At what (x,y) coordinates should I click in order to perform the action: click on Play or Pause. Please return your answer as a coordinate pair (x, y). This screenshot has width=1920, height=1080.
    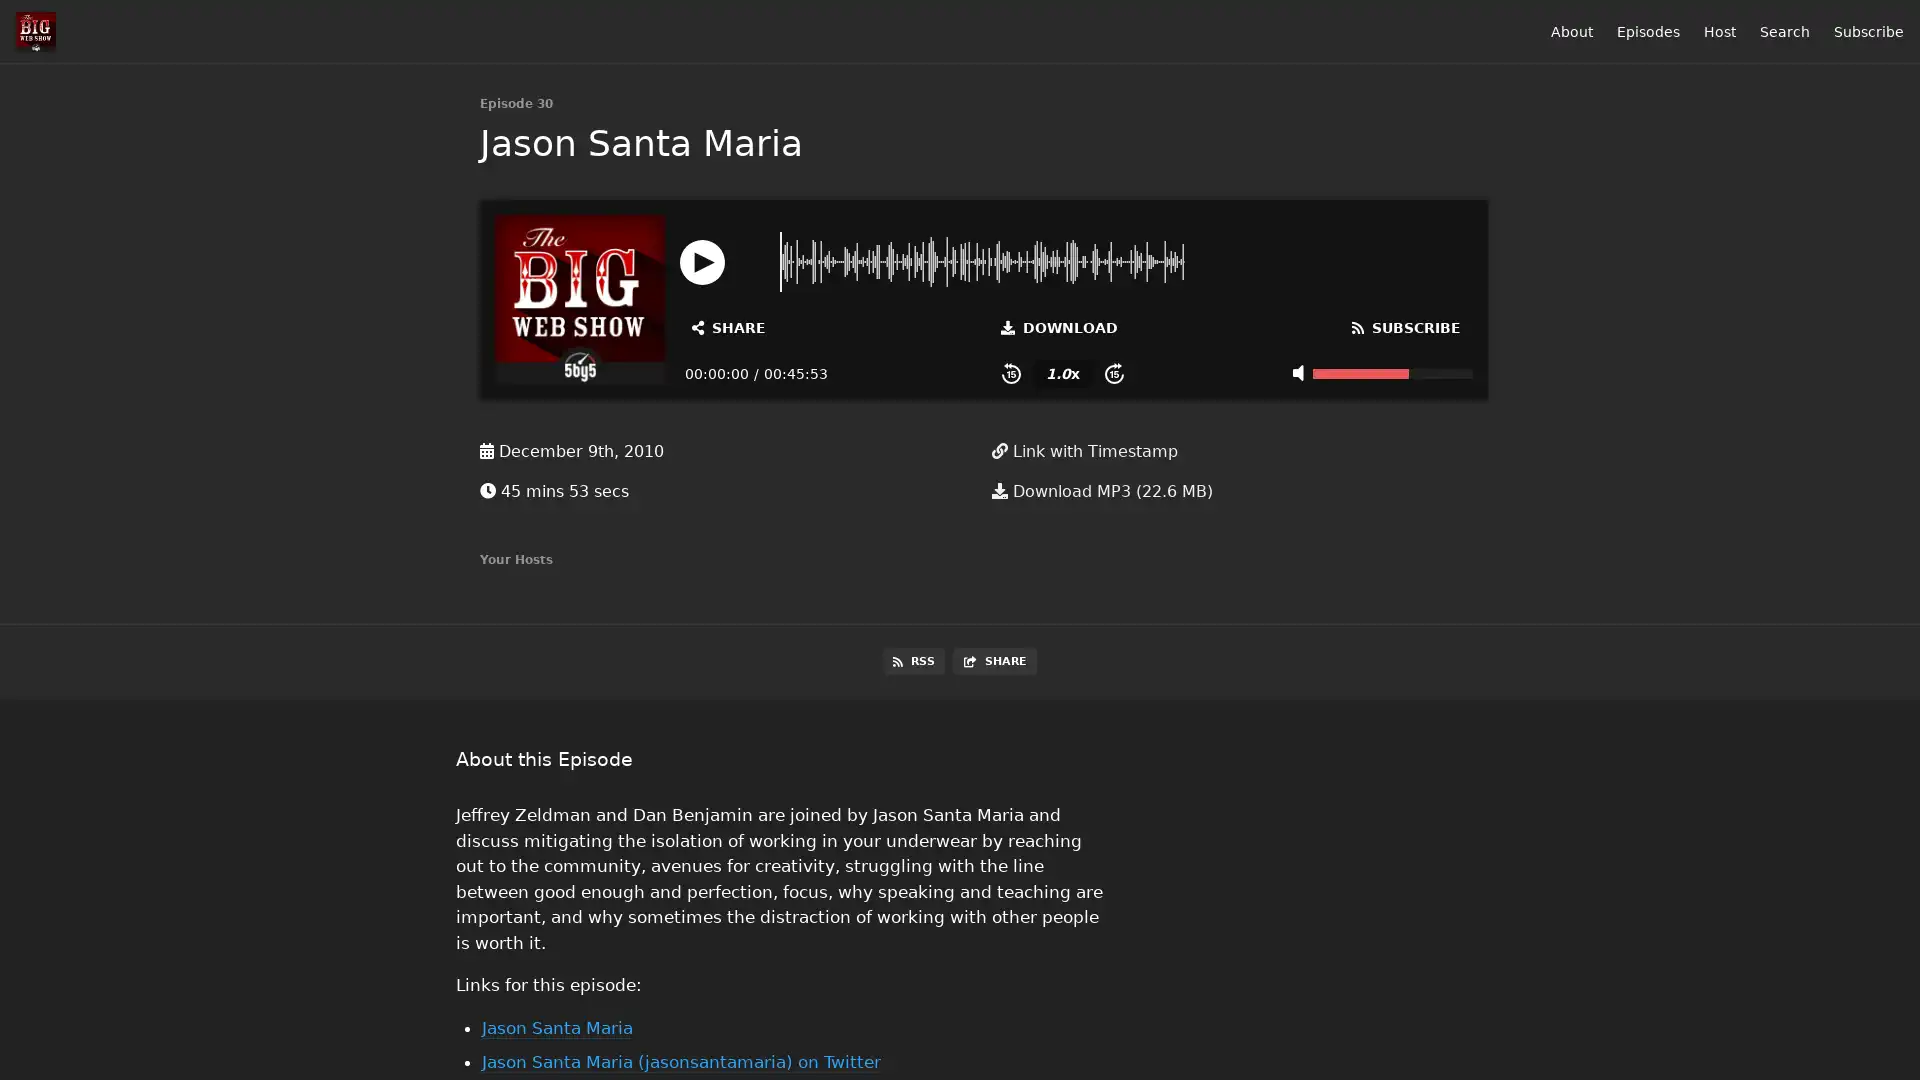
    Looking at the image, I should click on (702, 260).